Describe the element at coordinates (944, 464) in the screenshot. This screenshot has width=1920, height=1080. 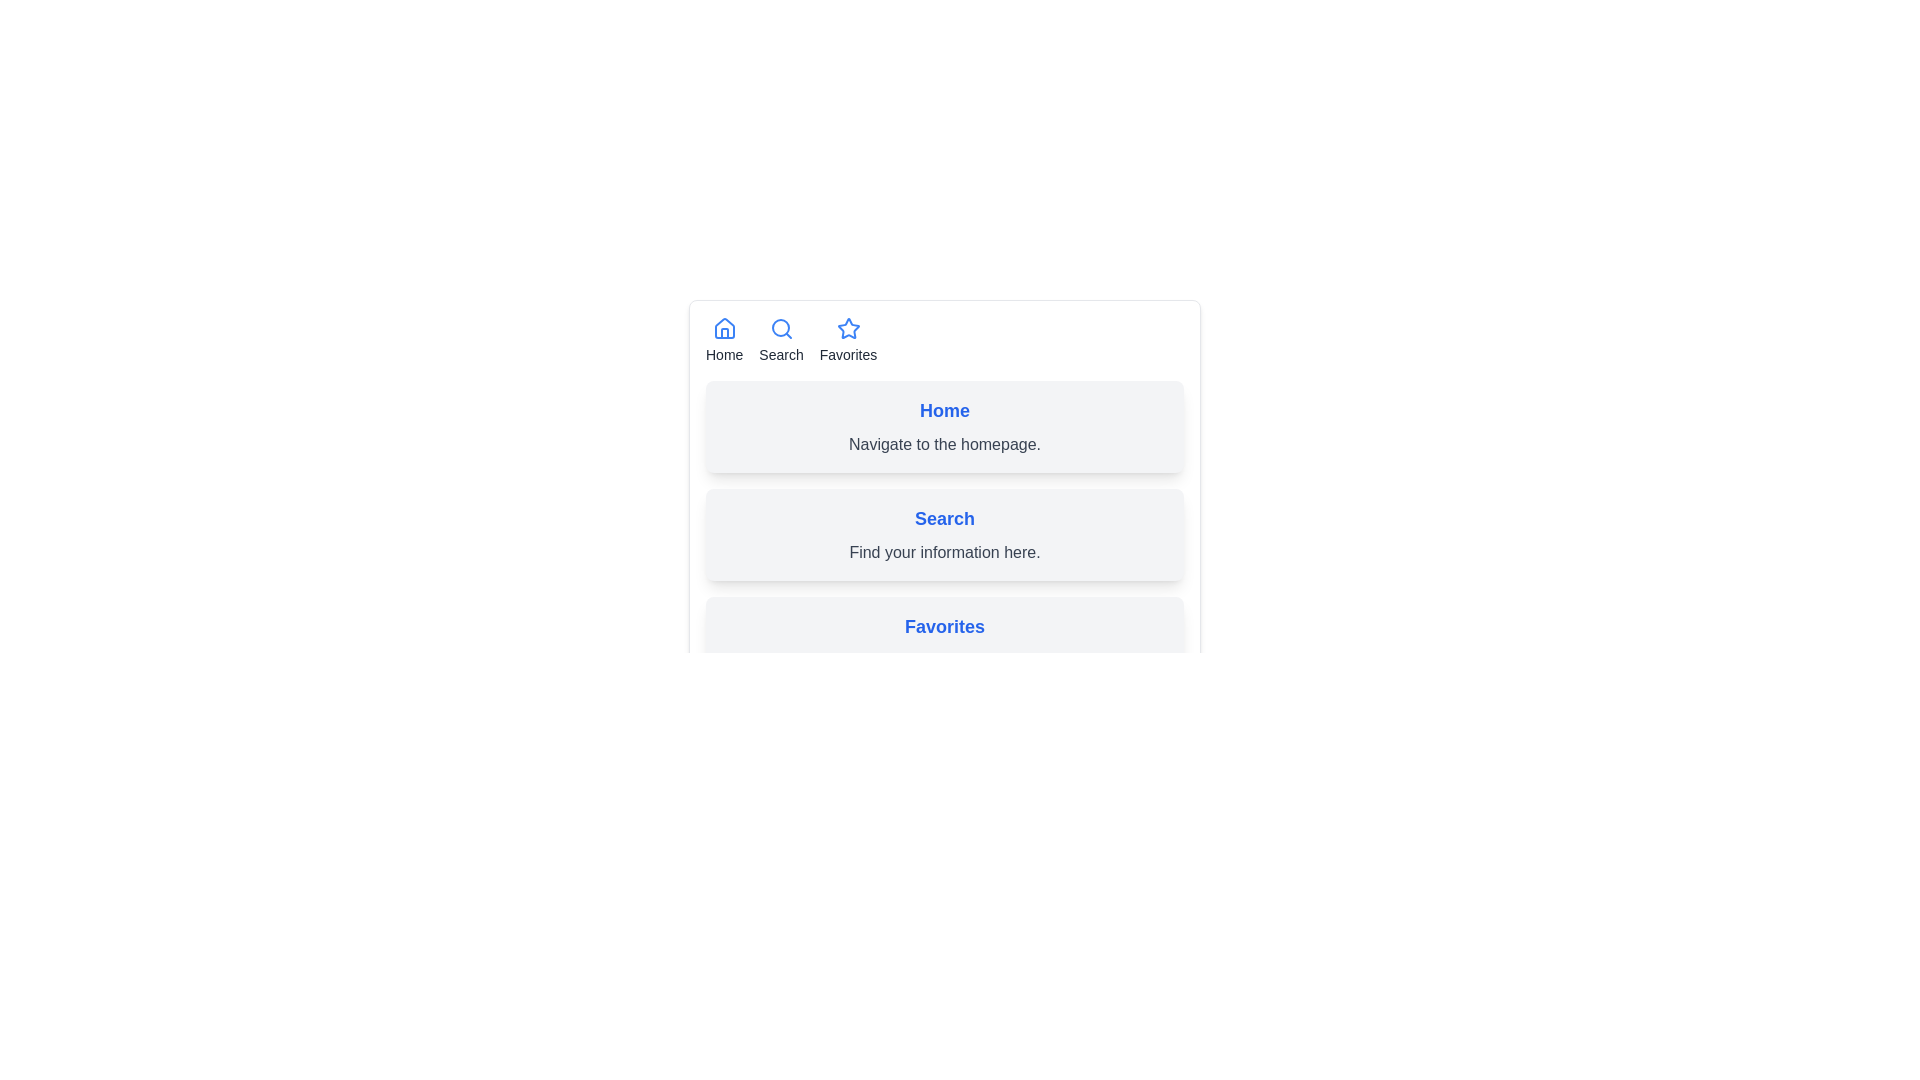
I see `the Static Content Block that is the first card in a vertically stacked group, featuring a bold blue title 'Home' and a smaller gray subtitle 'Navigate to the homepage.'` at that location.